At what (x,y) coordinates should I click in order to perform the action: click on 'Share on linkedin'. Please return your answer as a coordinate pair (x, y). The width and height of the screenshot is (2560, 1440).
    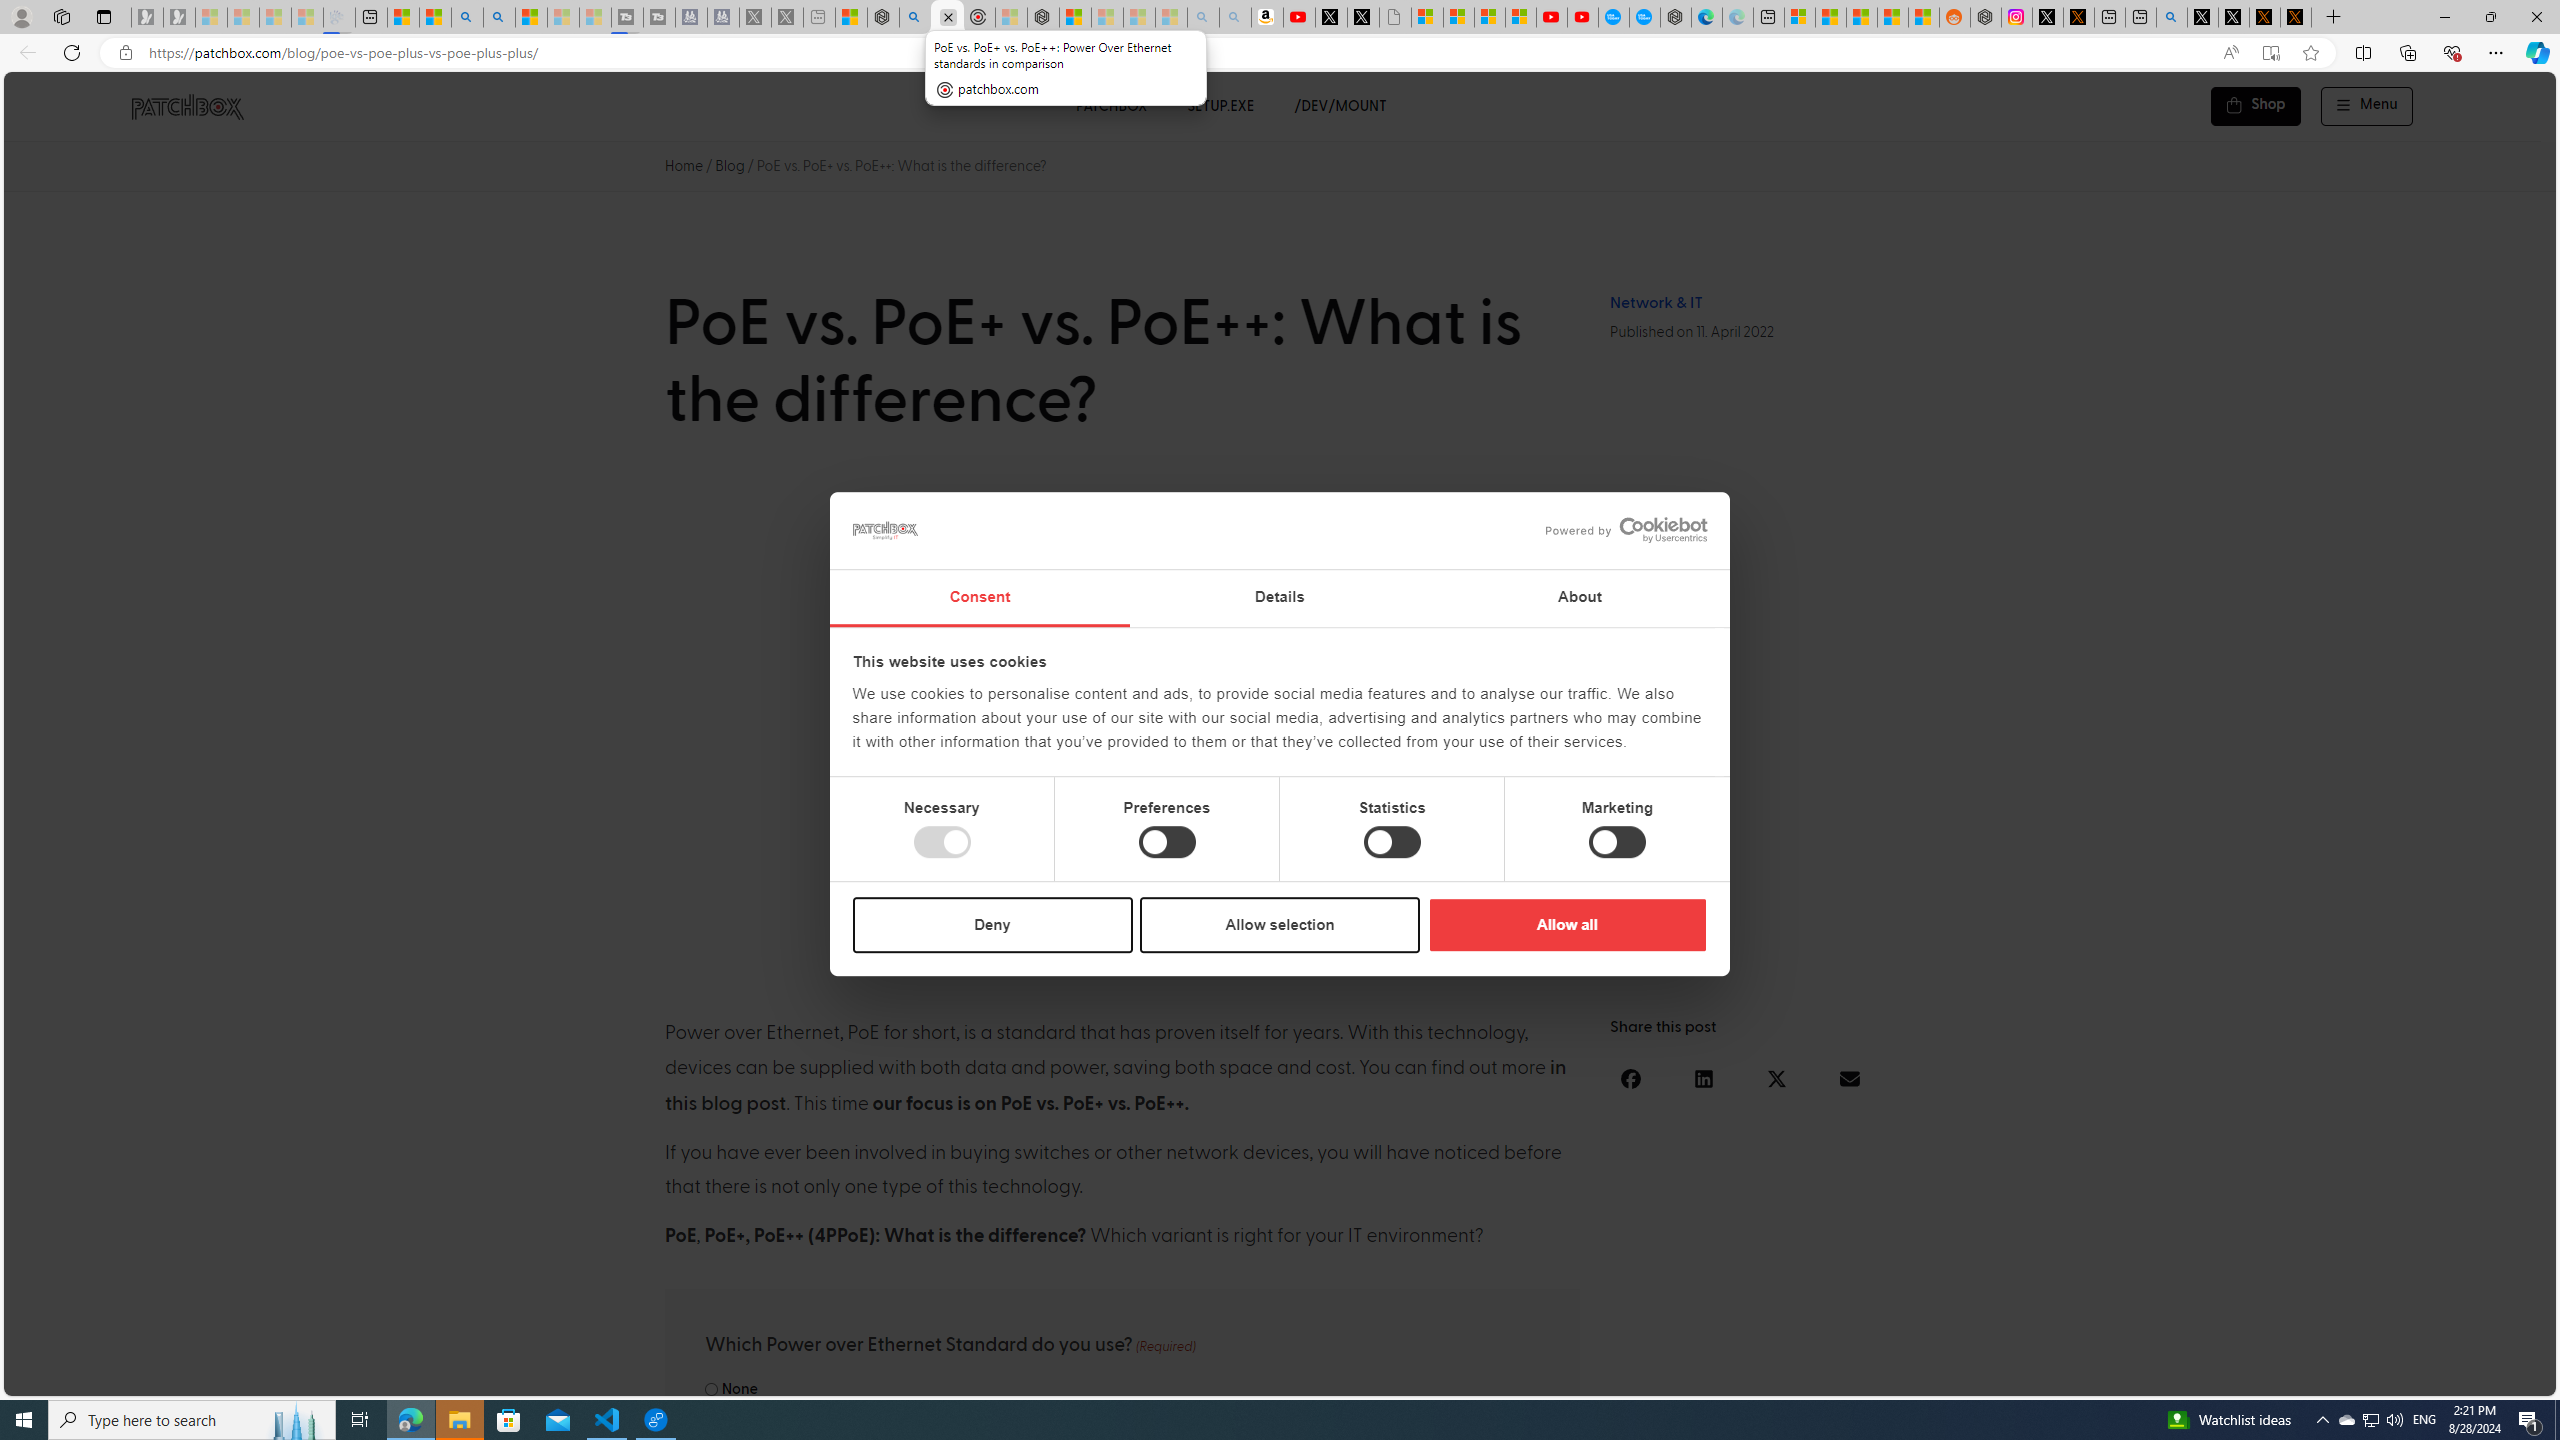
    Looking at the image, I should click on (1703, 1079).